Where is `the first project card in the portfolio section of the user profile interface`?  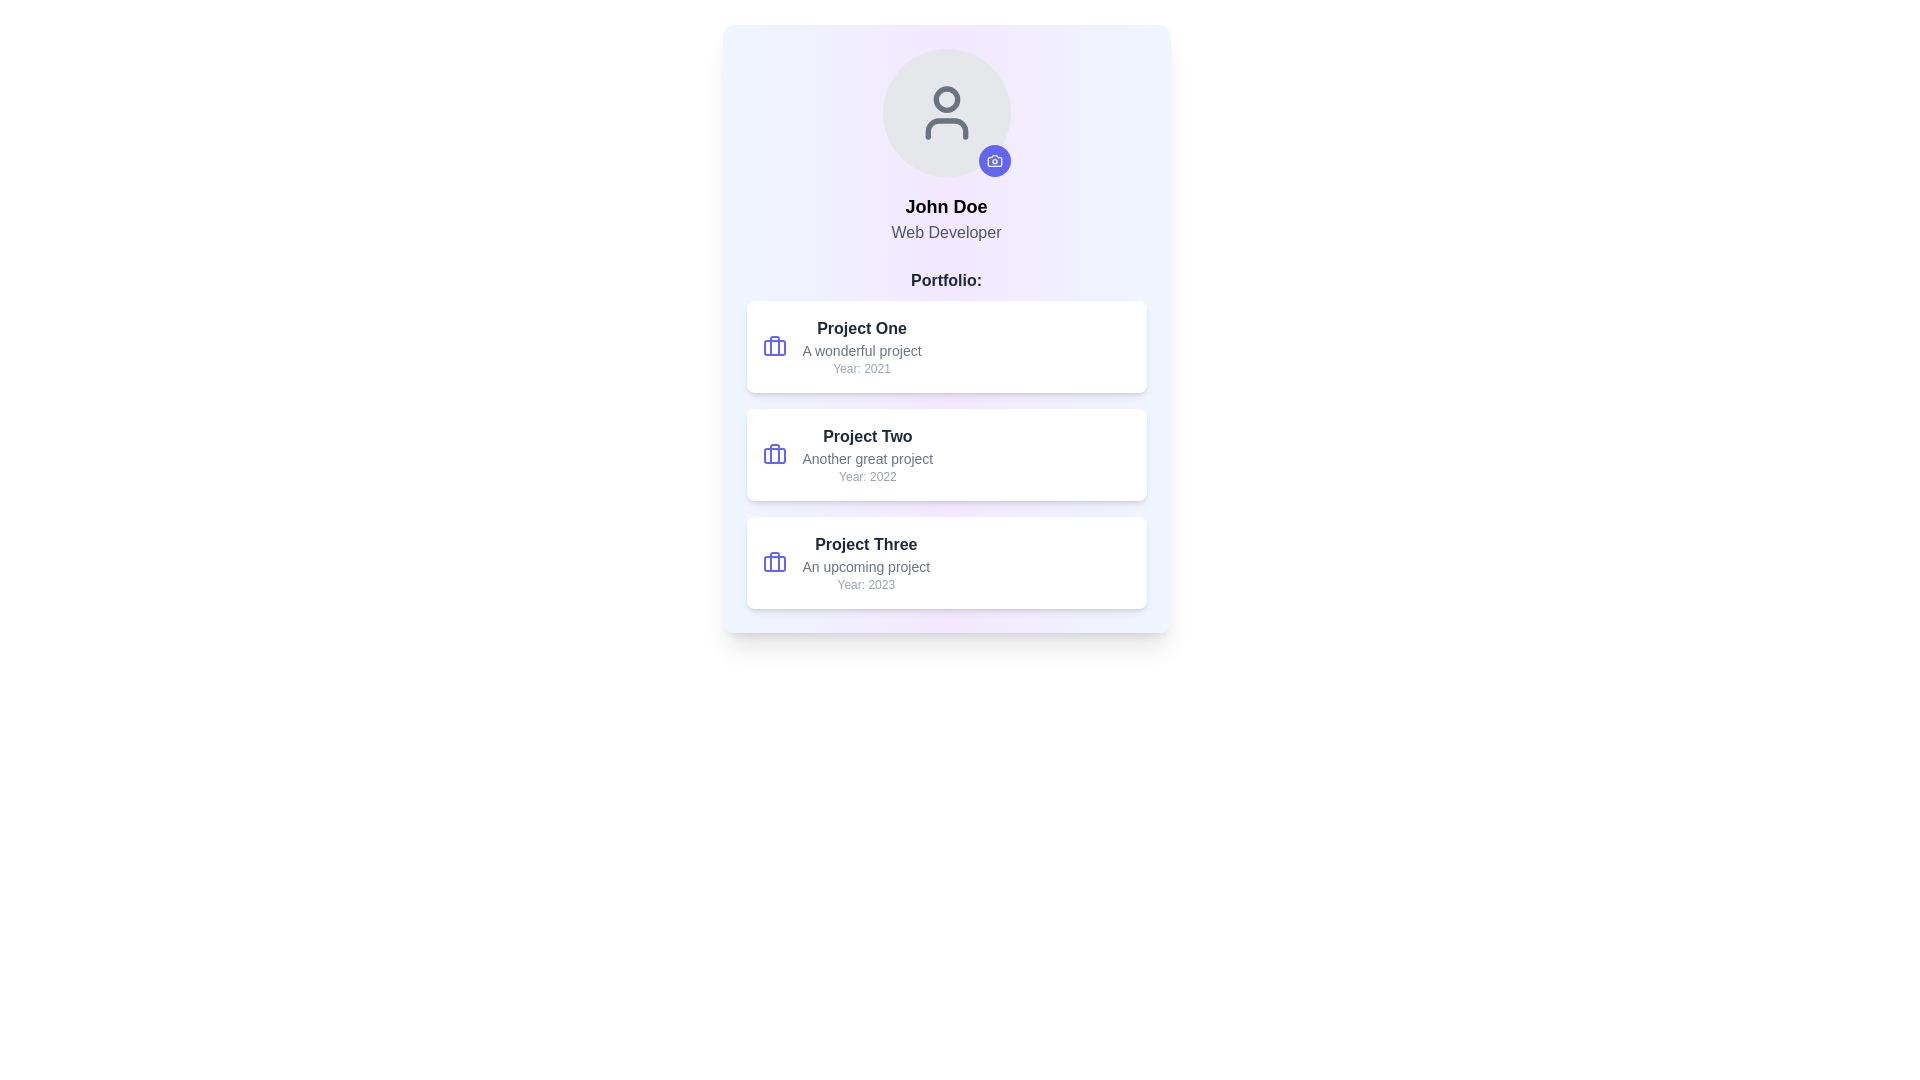 the first project card in the portfolio section of the user profile interface is located at coordinates (945, 346).